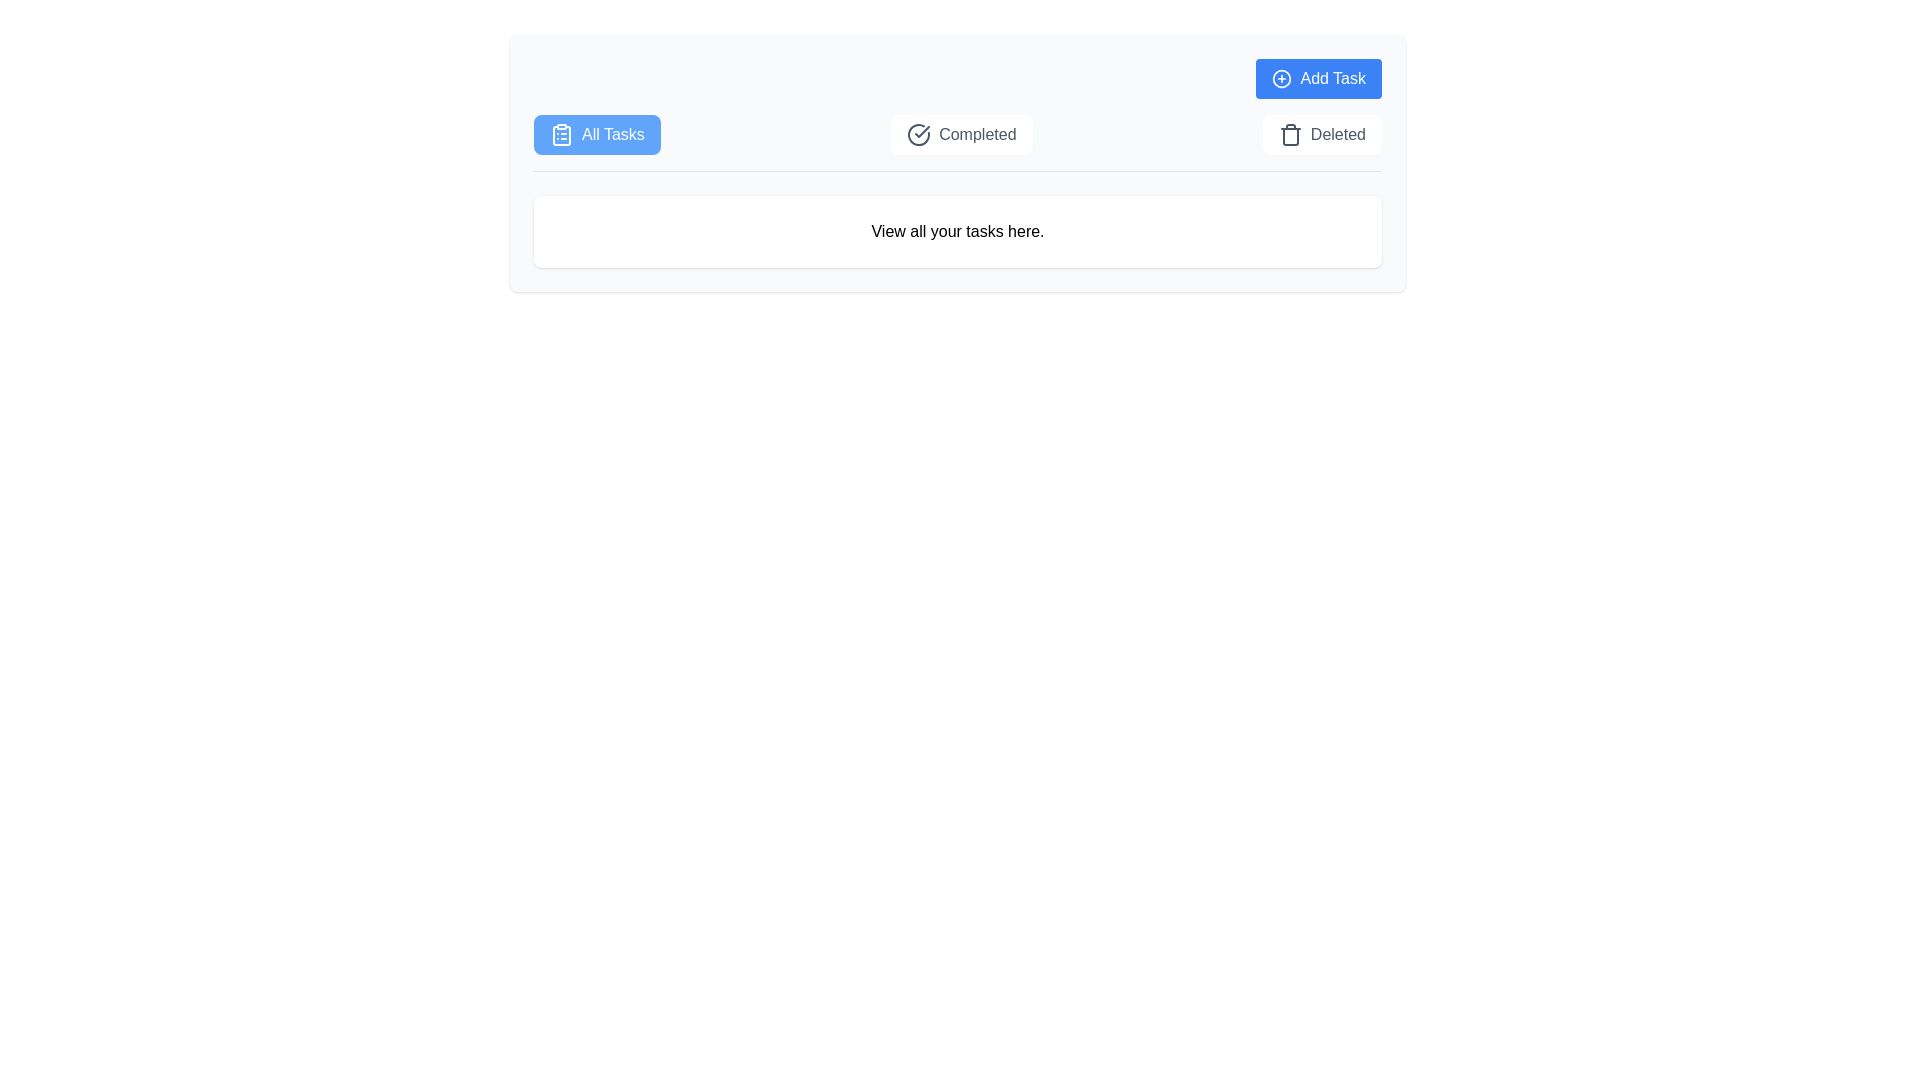 Image resolution: width=1920 pixels, height=1080 pixels. What do you see at coordinates (1290, 135) in the screenshot?
I see `the trash bin icon located in the top-right quadrant of the interface, which is part of the 'Deleted' button` at bounding box center [1290, 135].